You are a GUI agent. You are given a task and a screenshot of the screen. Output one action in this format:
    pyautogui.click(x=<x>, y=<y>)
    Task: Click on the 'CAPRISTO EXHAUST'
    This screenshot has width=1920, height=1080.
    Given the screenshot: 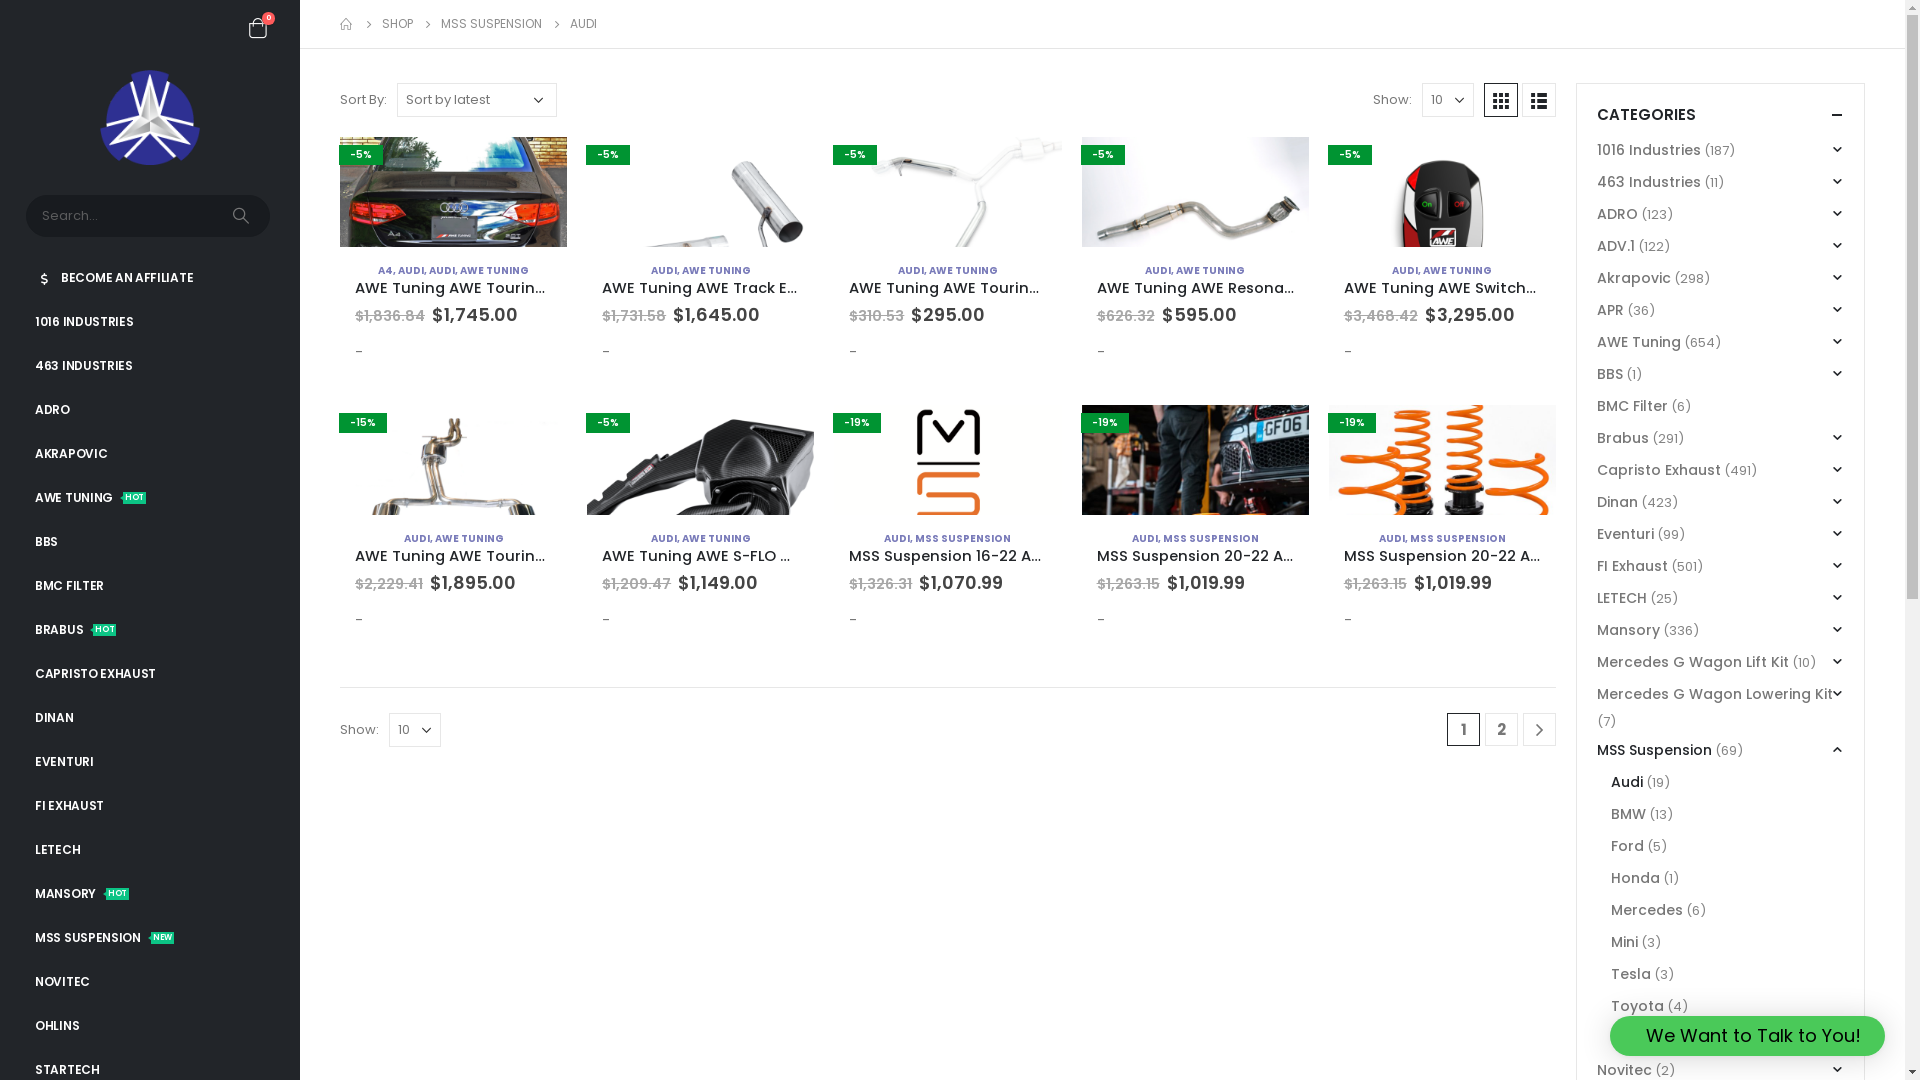 What is the action you would take?
    pyautogui.click(x=148, y=674)
    